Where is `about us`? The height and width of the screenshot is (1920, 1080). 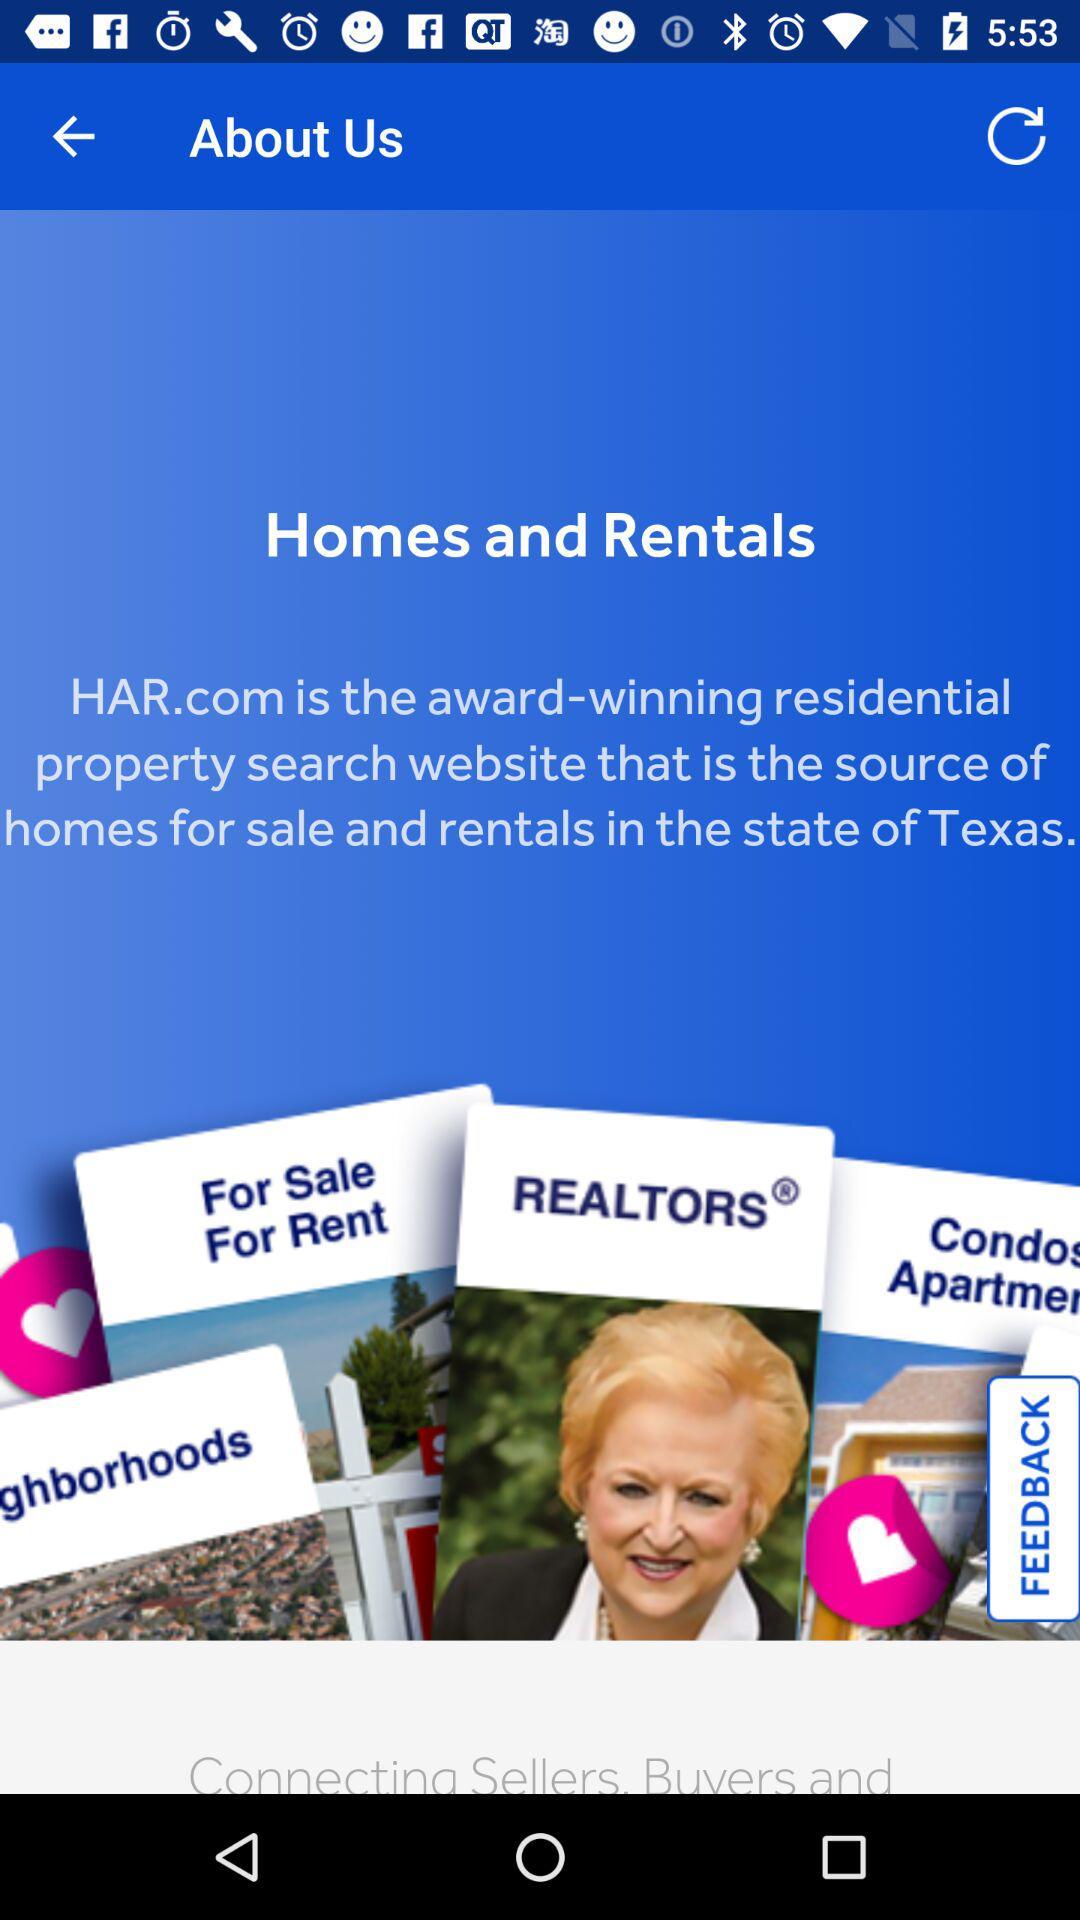
about us is located at coordinates (540, 1002).